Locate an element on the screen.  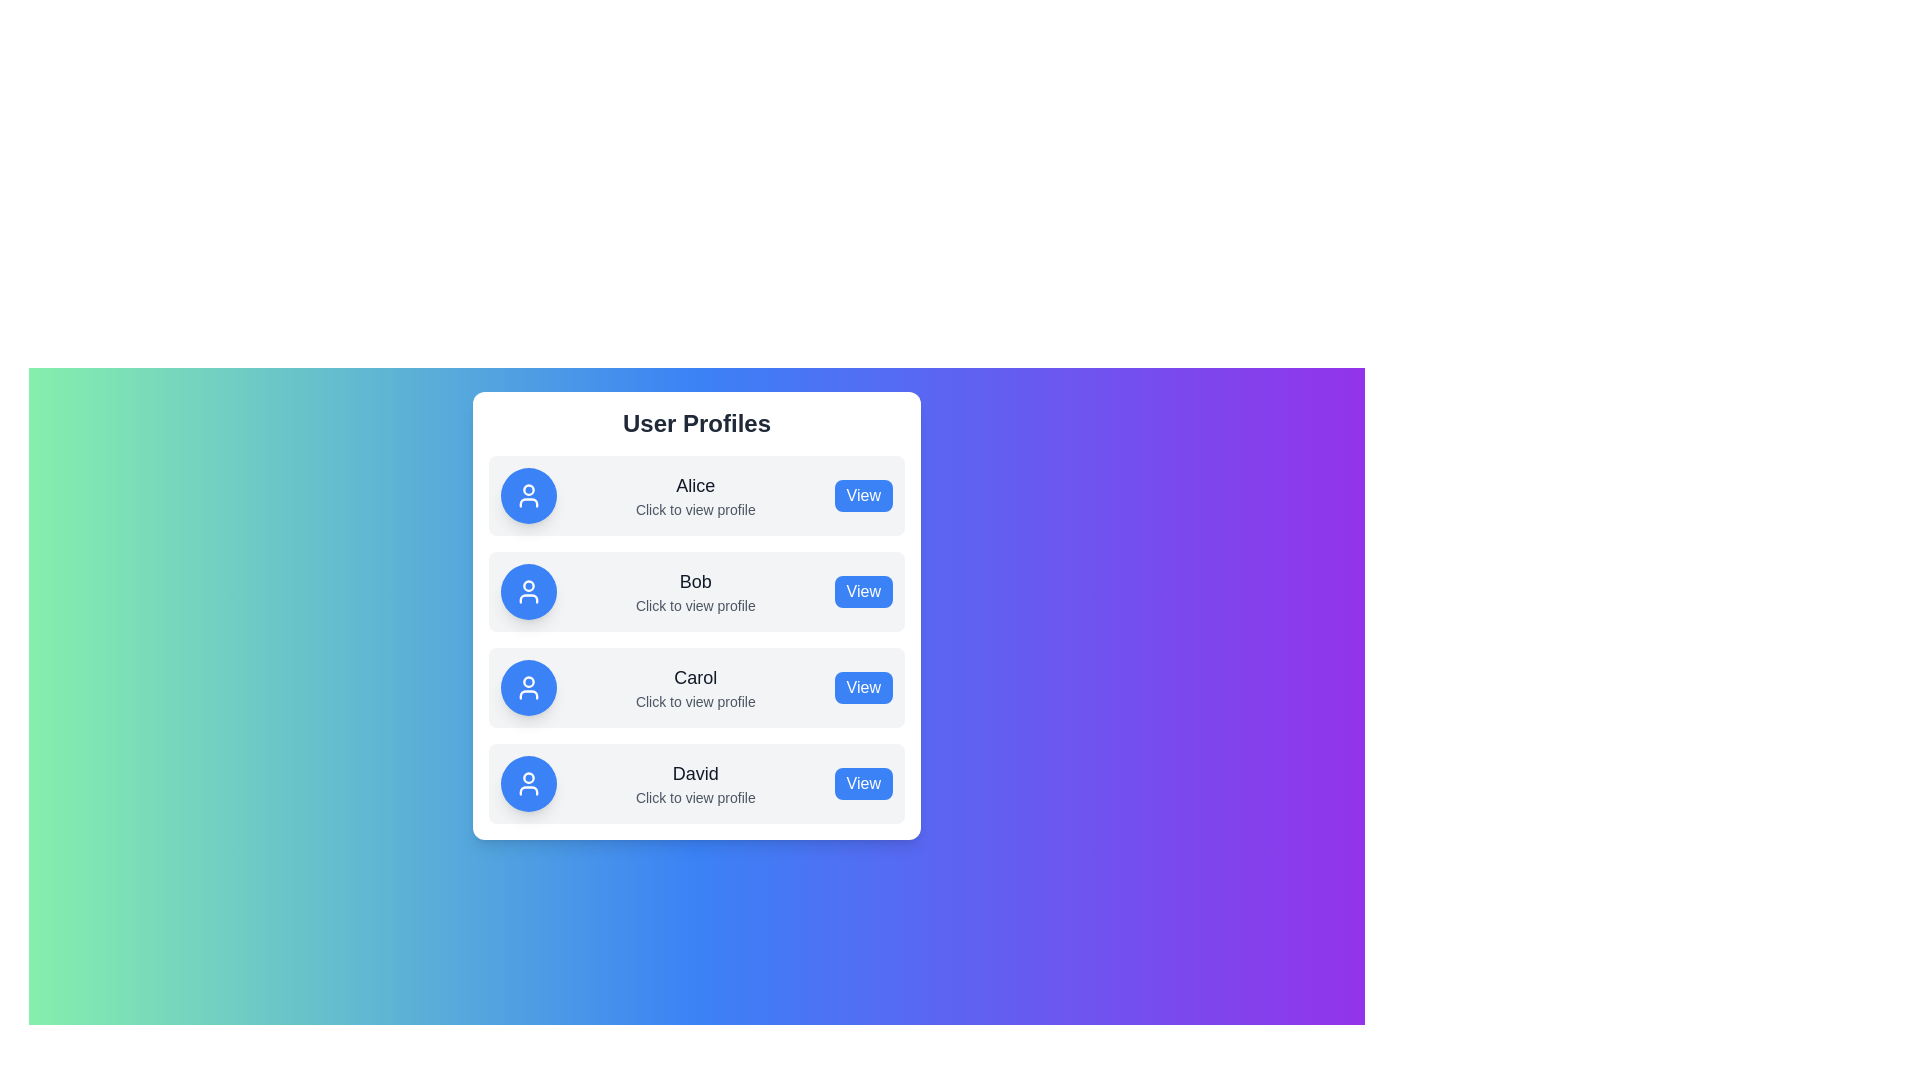
the Avatar/Icon representing the user 'Carol', which is the third profile card in the vertical list of user profiles is located at coordinates (528, 686).